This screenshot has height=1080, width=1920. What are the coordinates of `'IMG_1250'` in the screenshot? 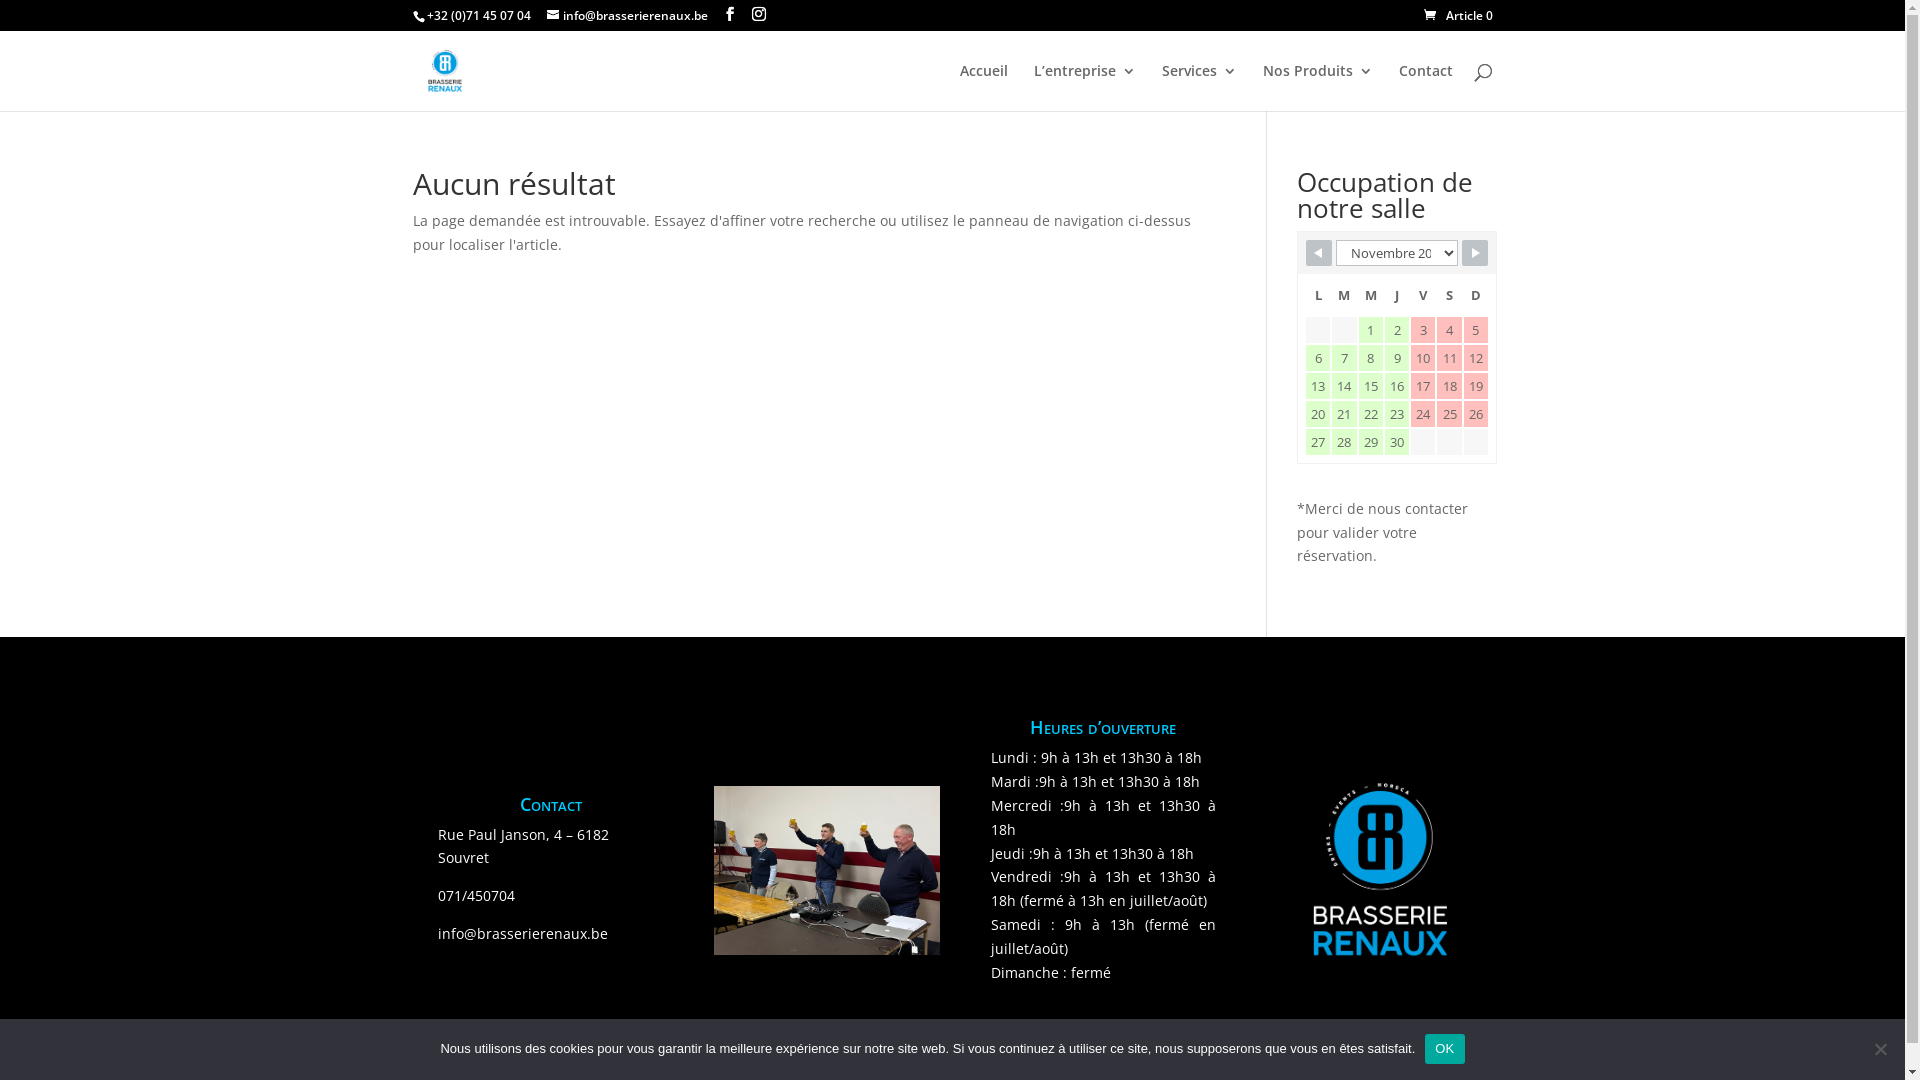 It's located at (826, 869).